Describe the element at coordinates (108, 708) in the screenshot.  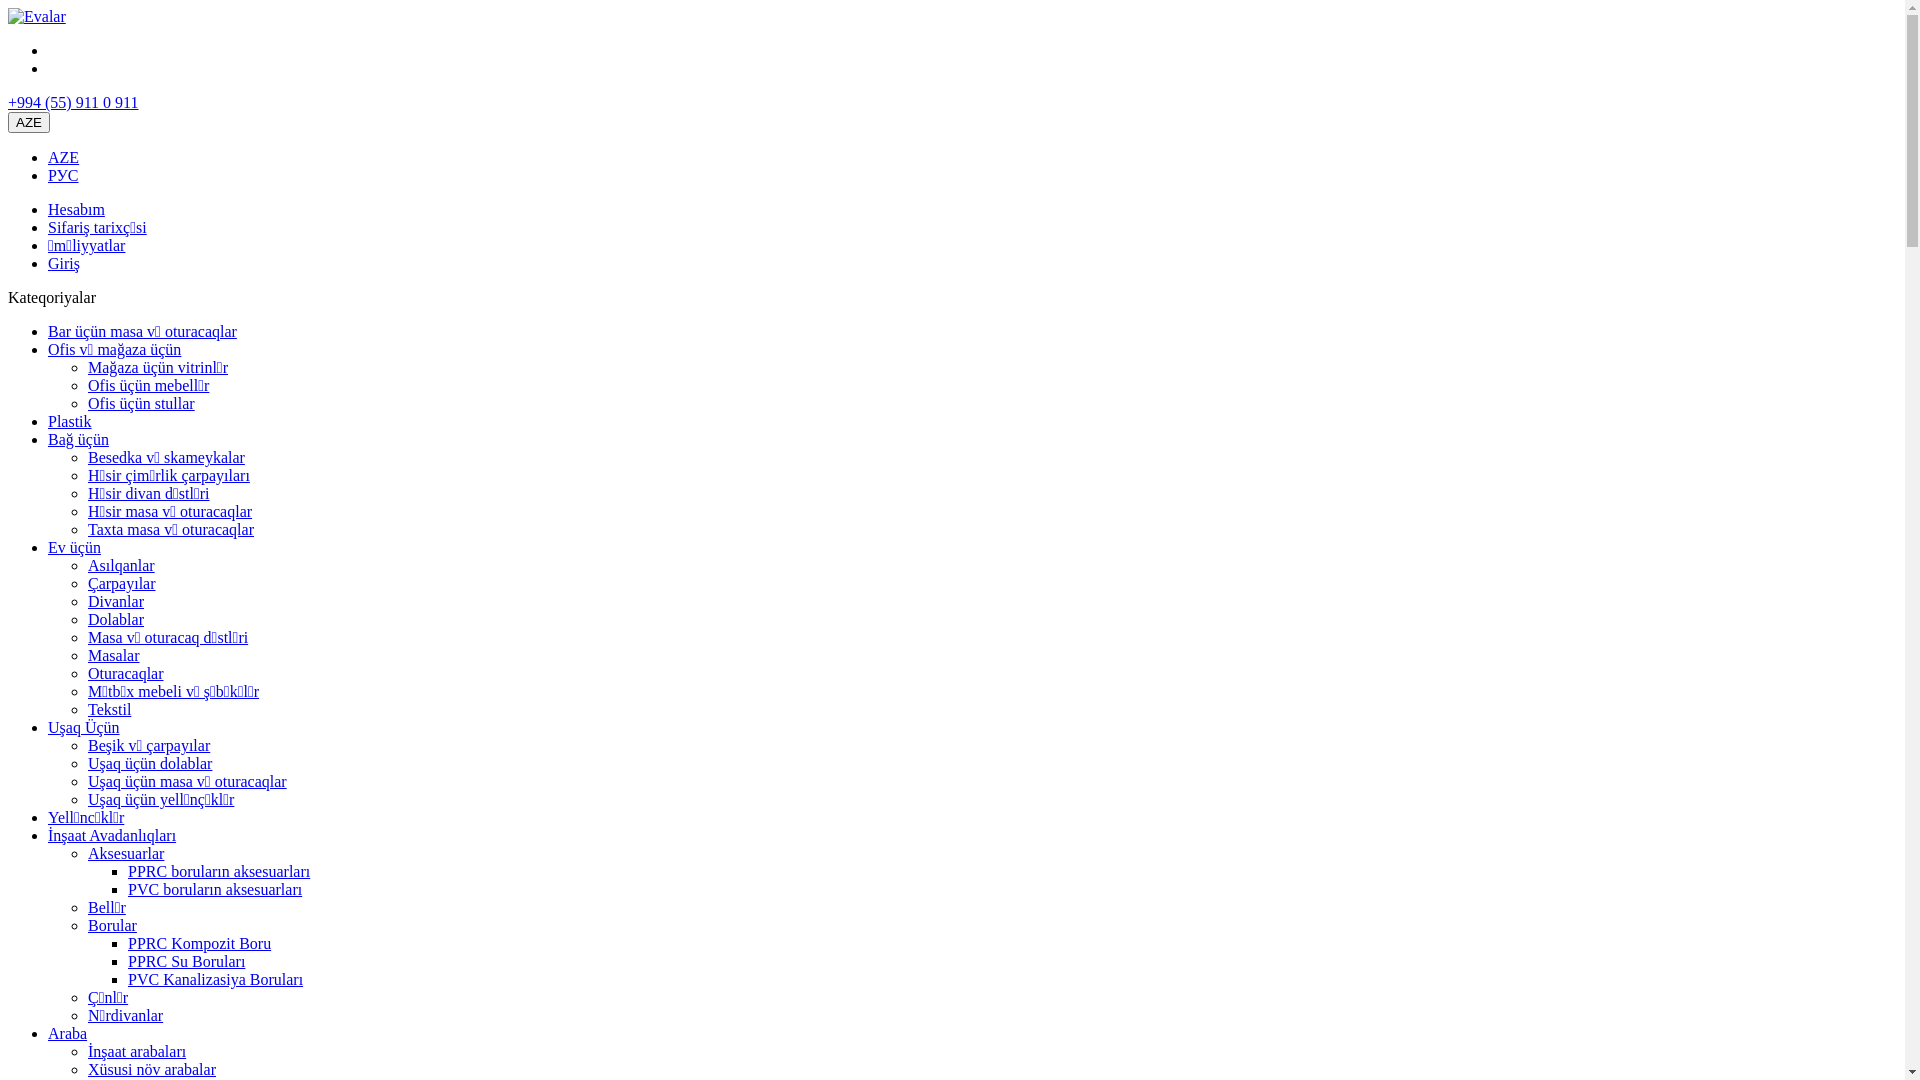
I see `'Tekstil'` at that location.